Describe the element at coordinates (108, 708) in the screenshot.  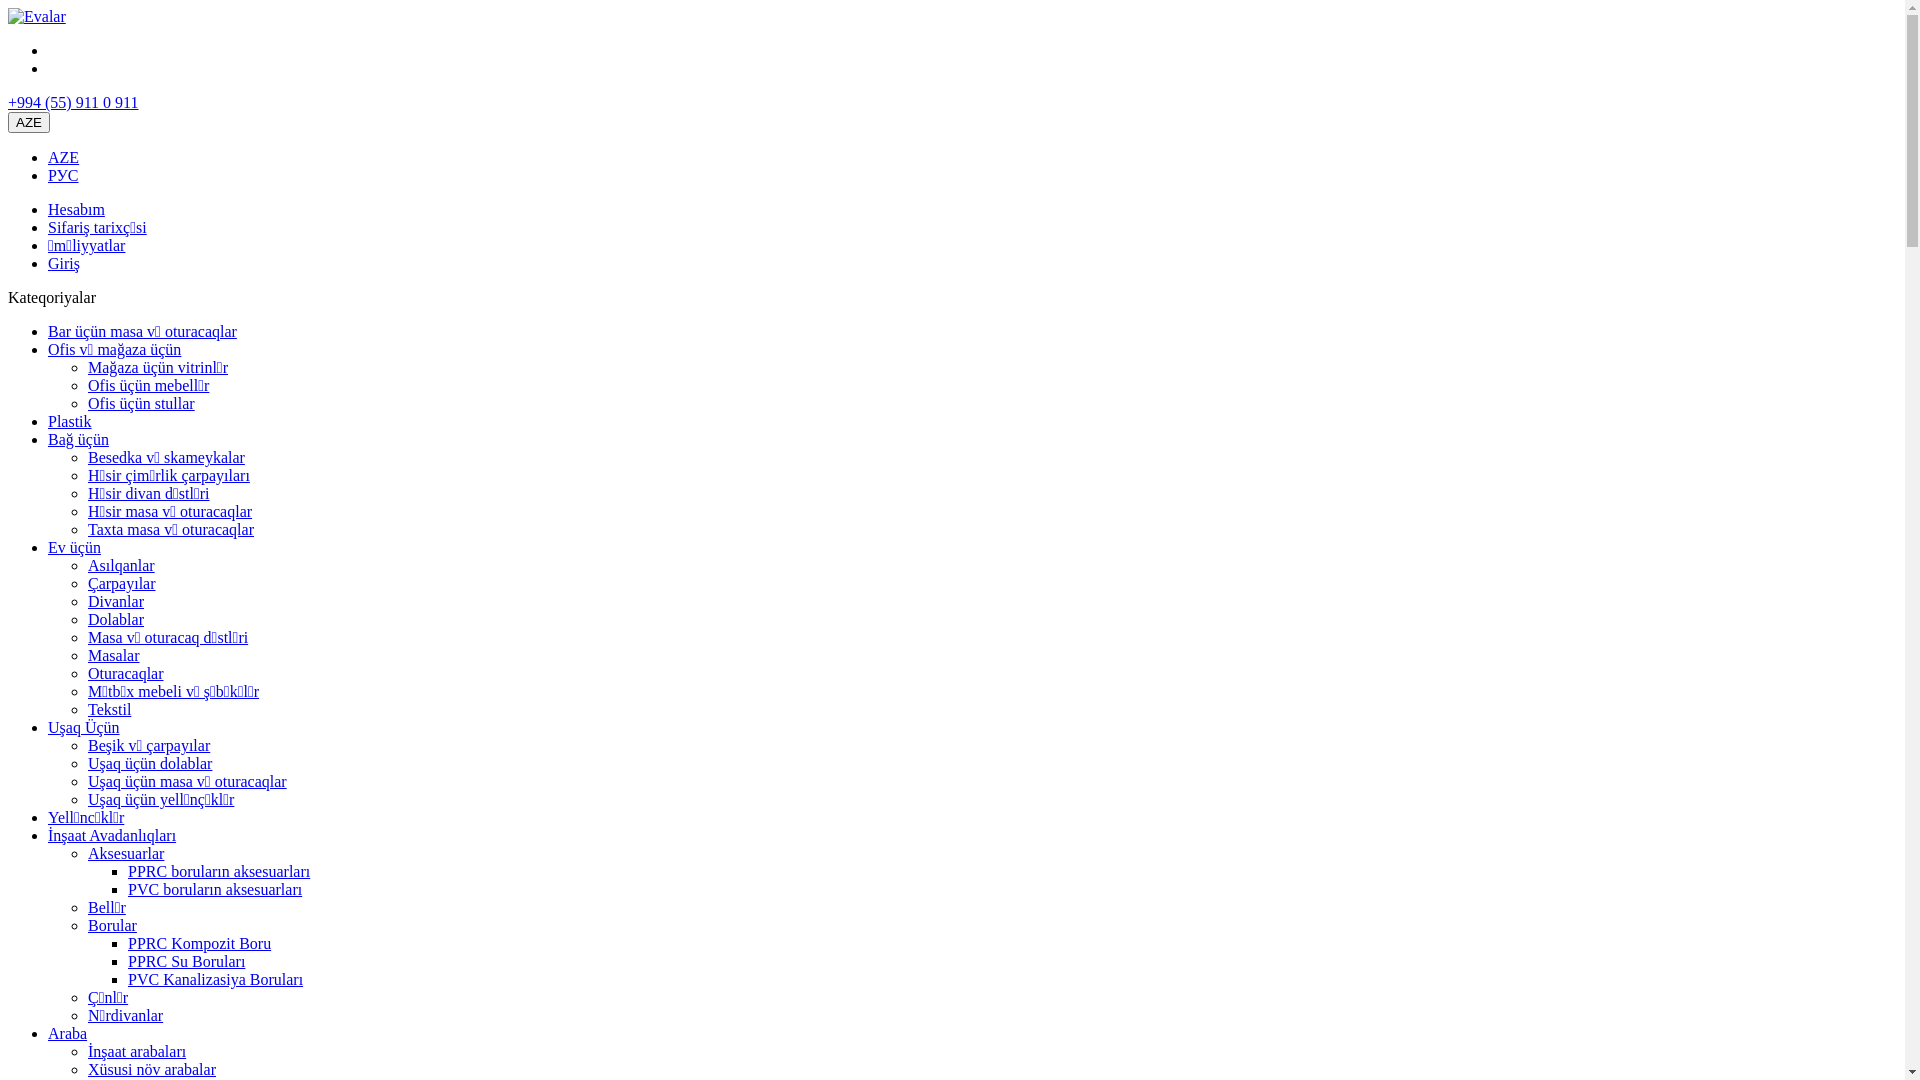
I see `'Tekstil'` at that location.